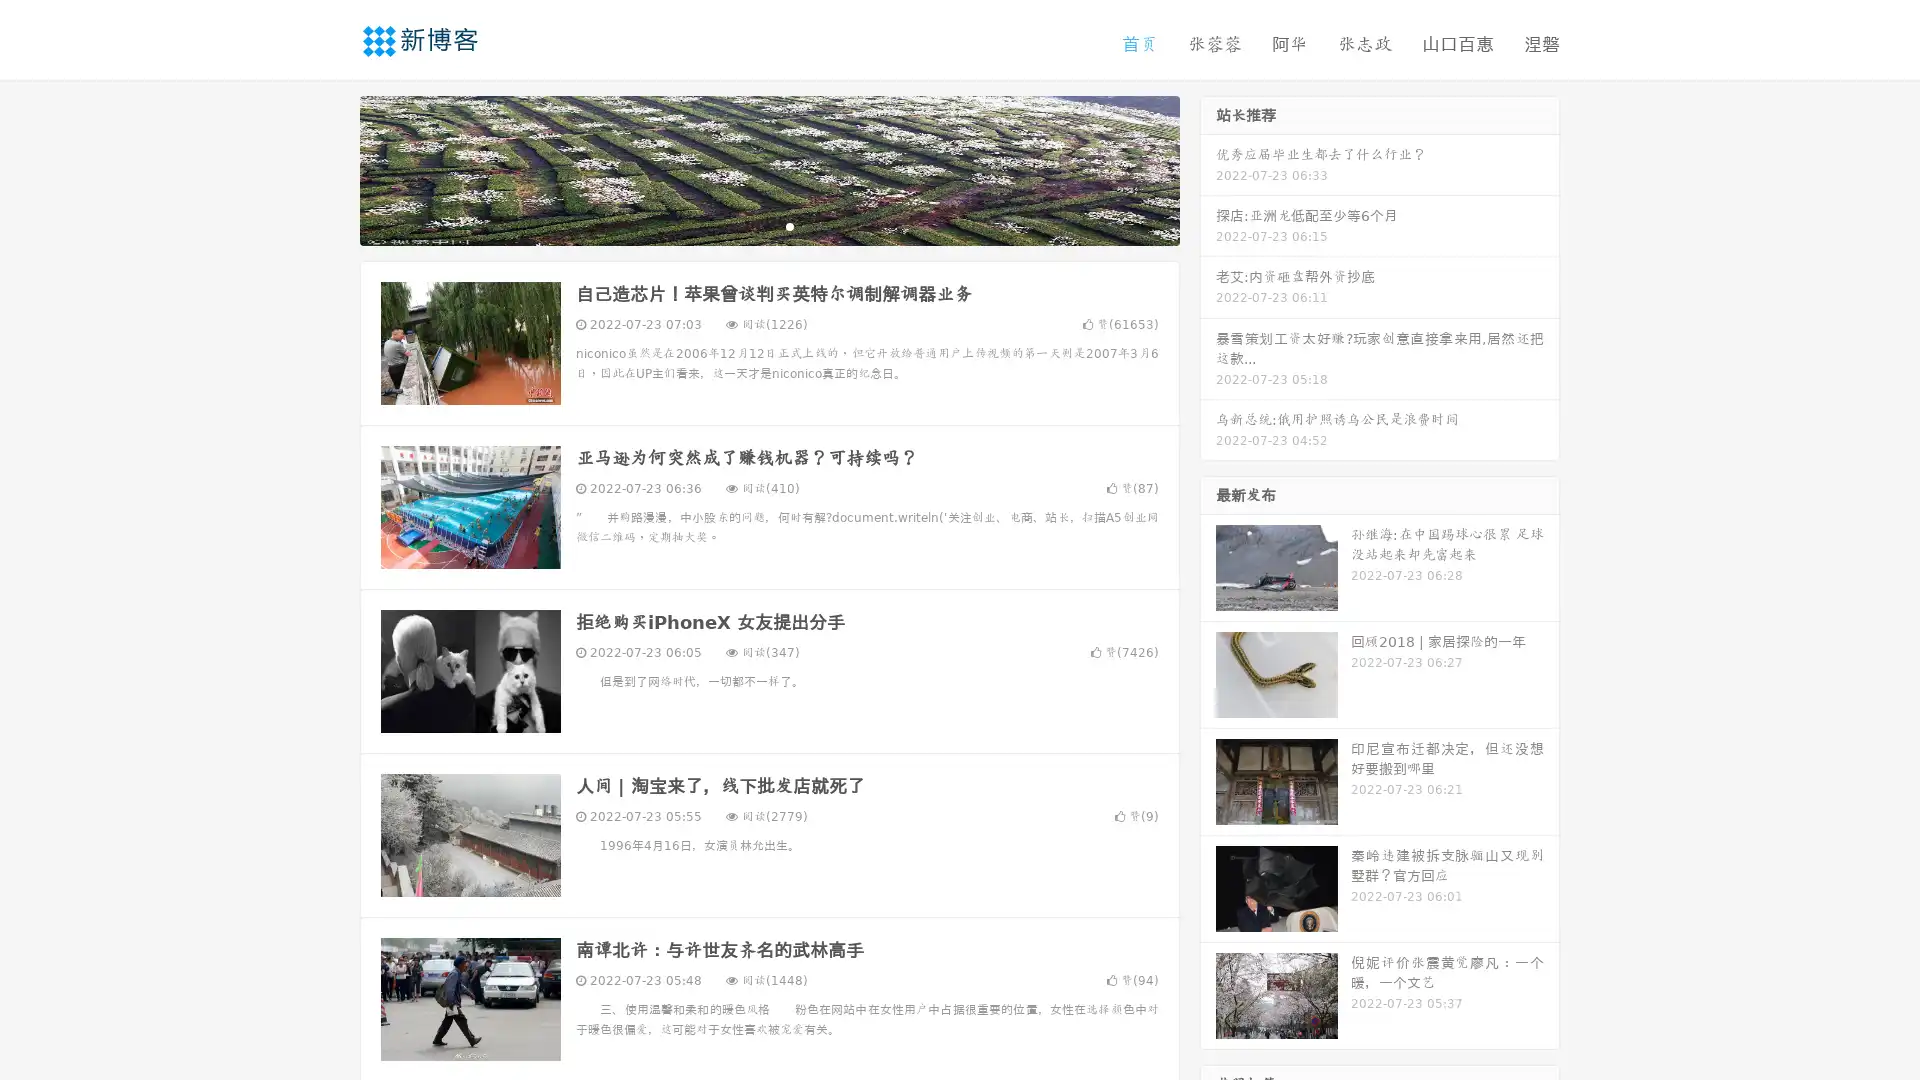  I want to click on Previous slide, so click(330, 168).